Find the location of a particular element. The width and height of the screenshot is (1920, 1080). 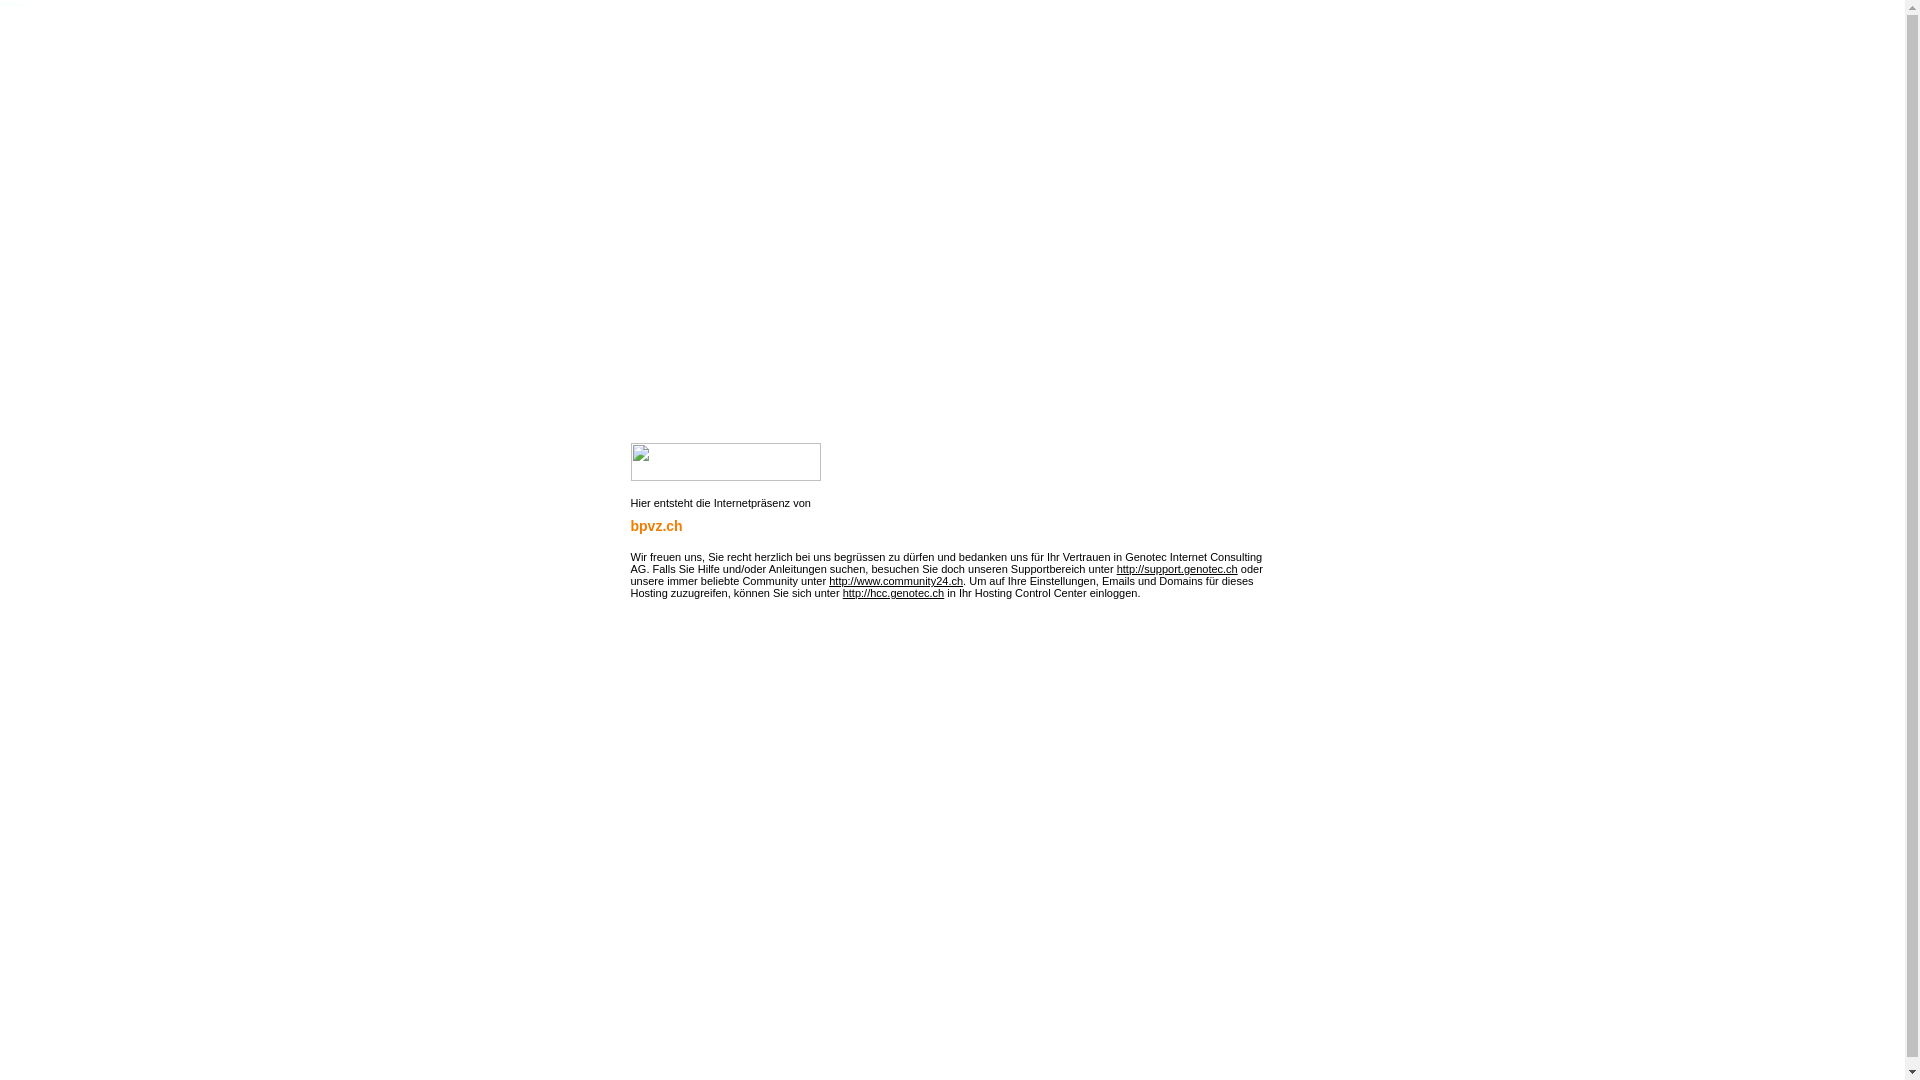

'http://www.community24.ch' is located at coordinates (895, 581).